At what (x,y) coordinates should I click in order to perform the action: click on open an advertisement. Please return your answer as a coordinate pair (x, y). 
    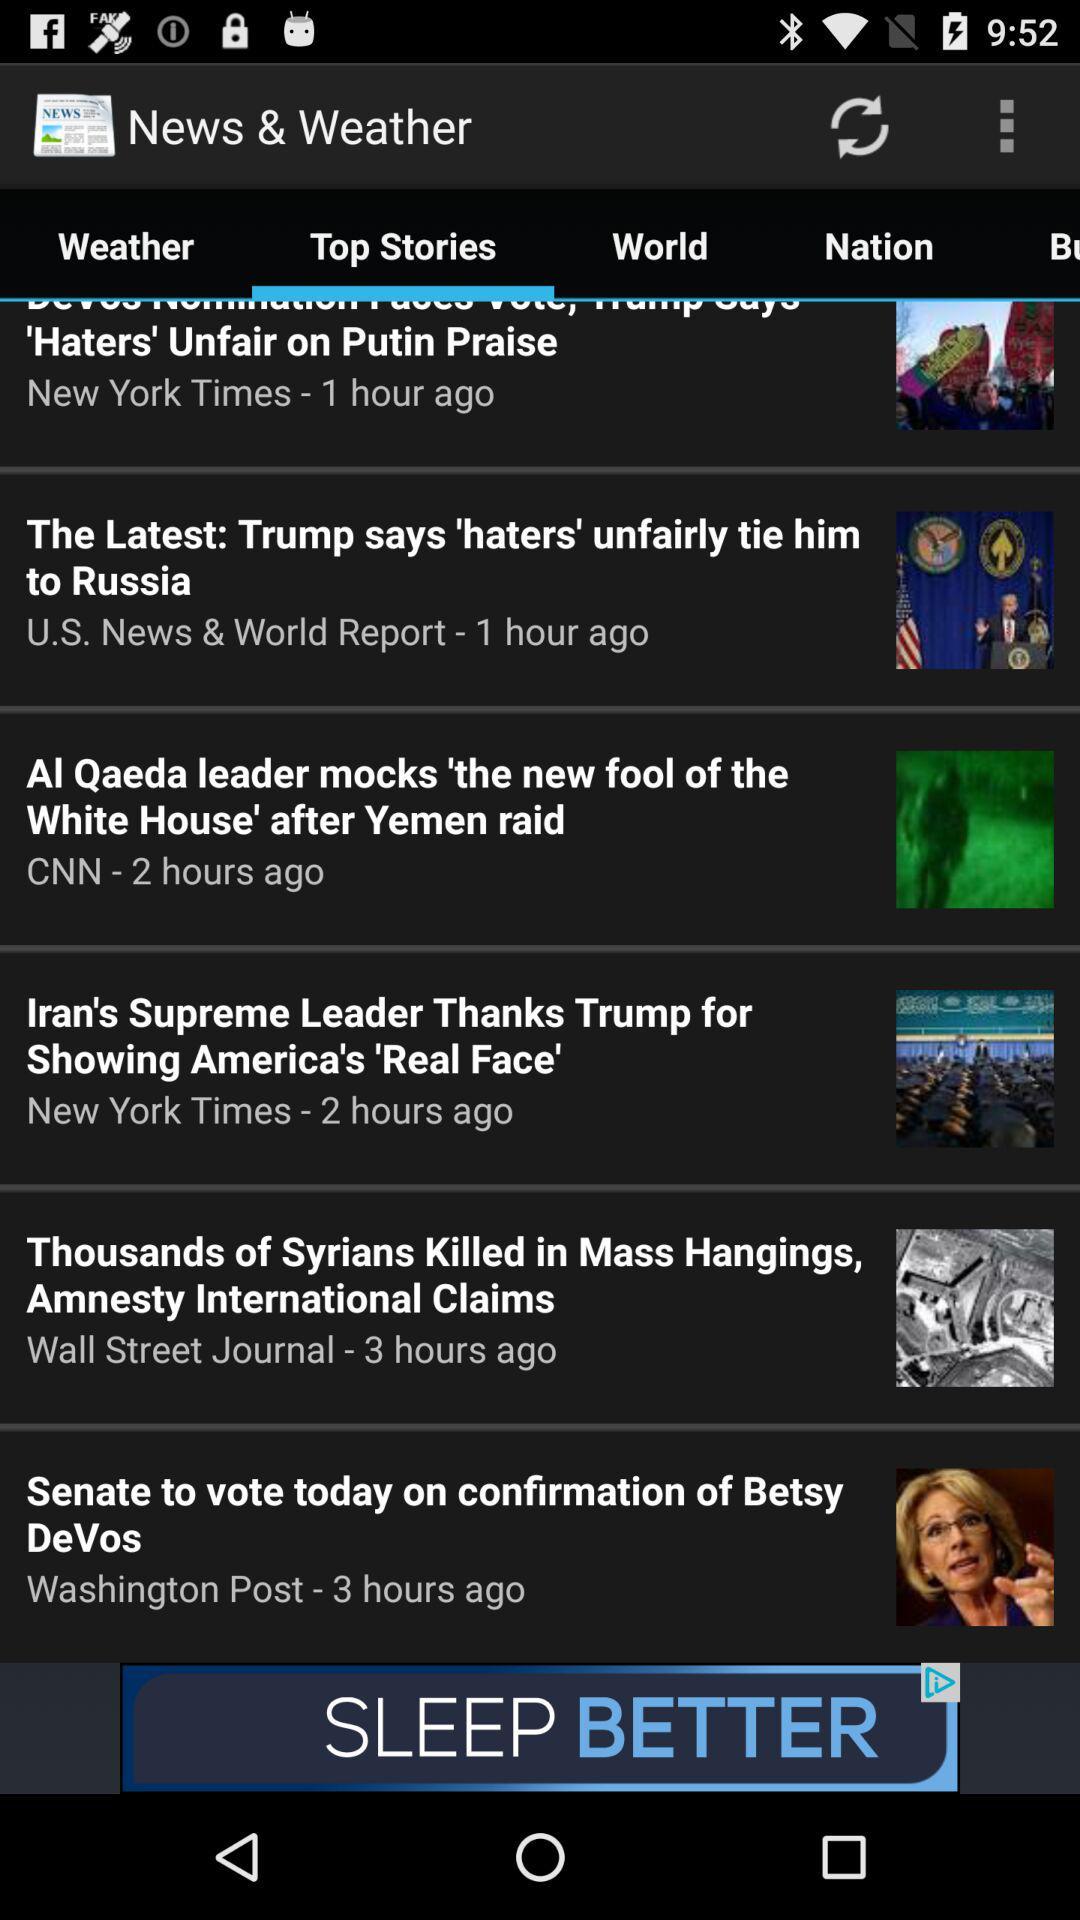
    Looking at the image, I should click on (540, 1727).